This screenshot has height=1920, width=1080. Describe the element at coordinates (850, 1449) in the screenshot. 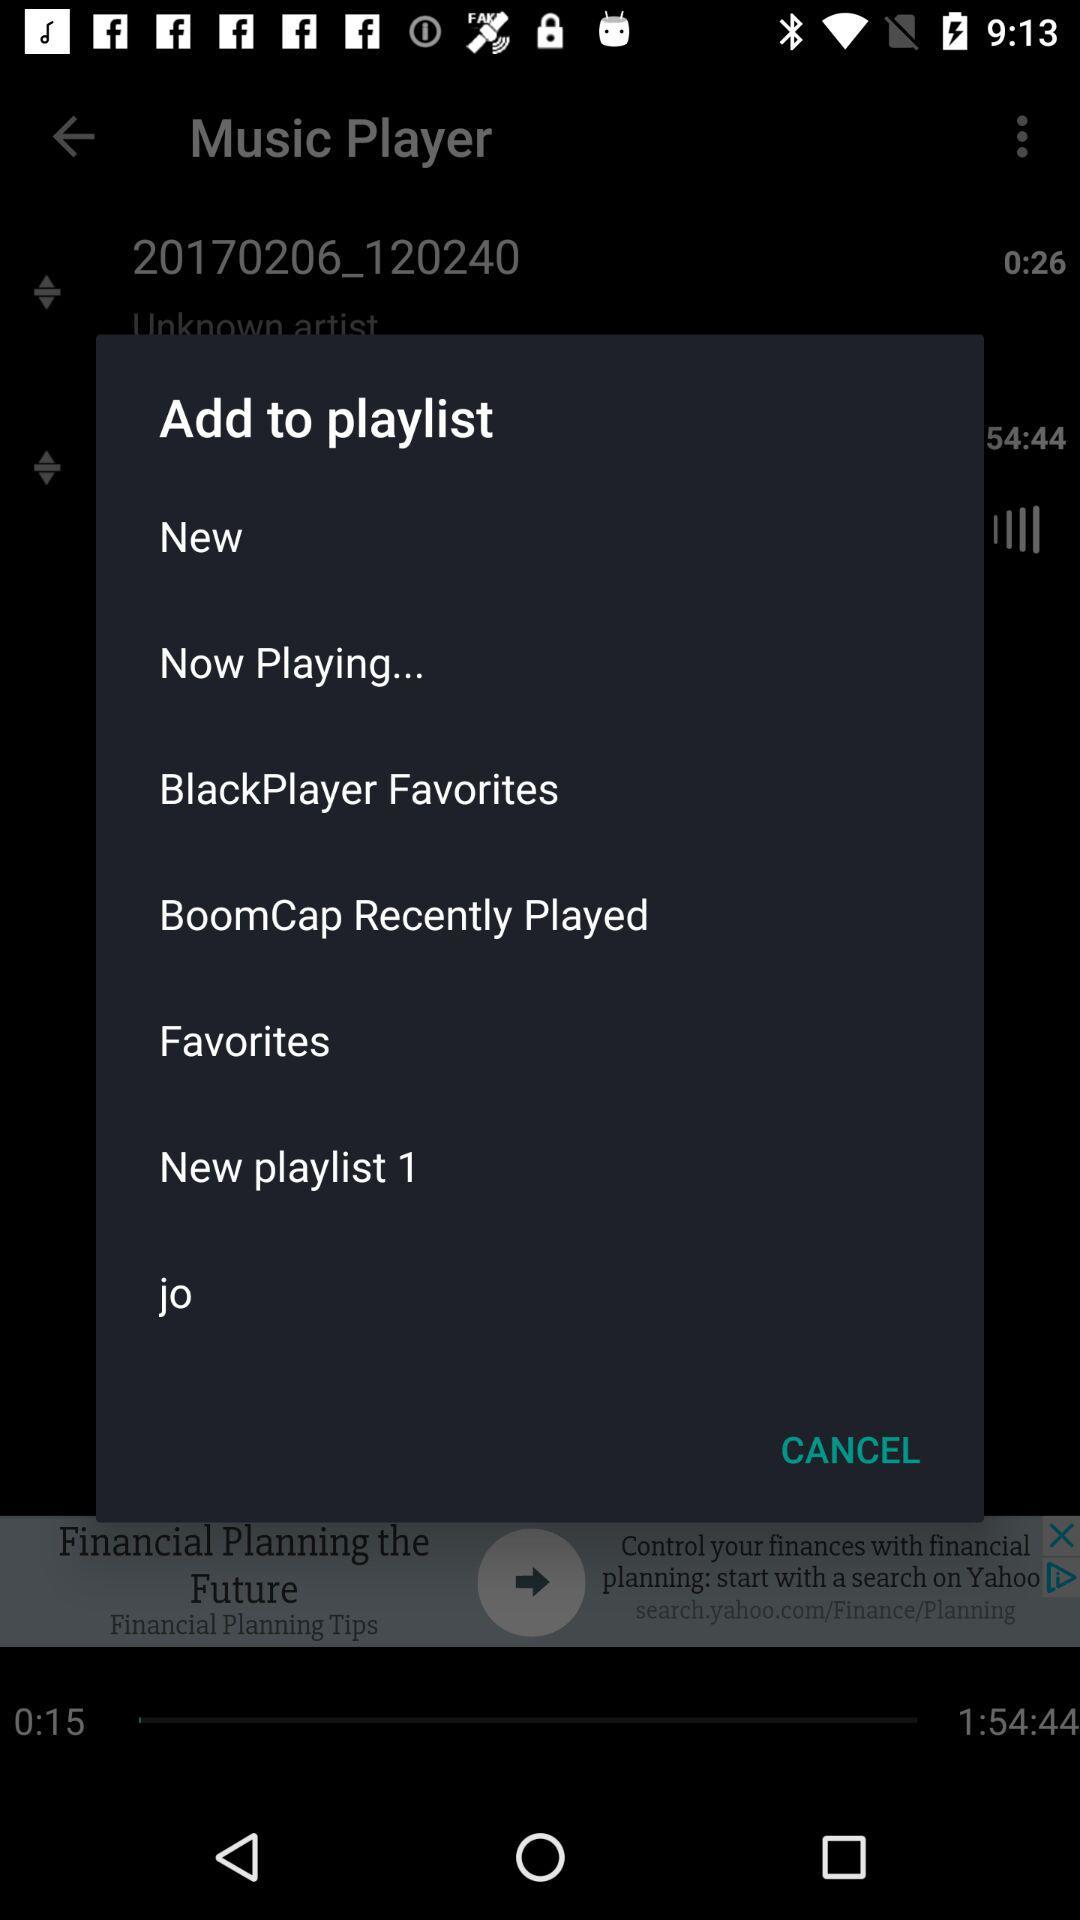

I see `cancel icon` at that location.